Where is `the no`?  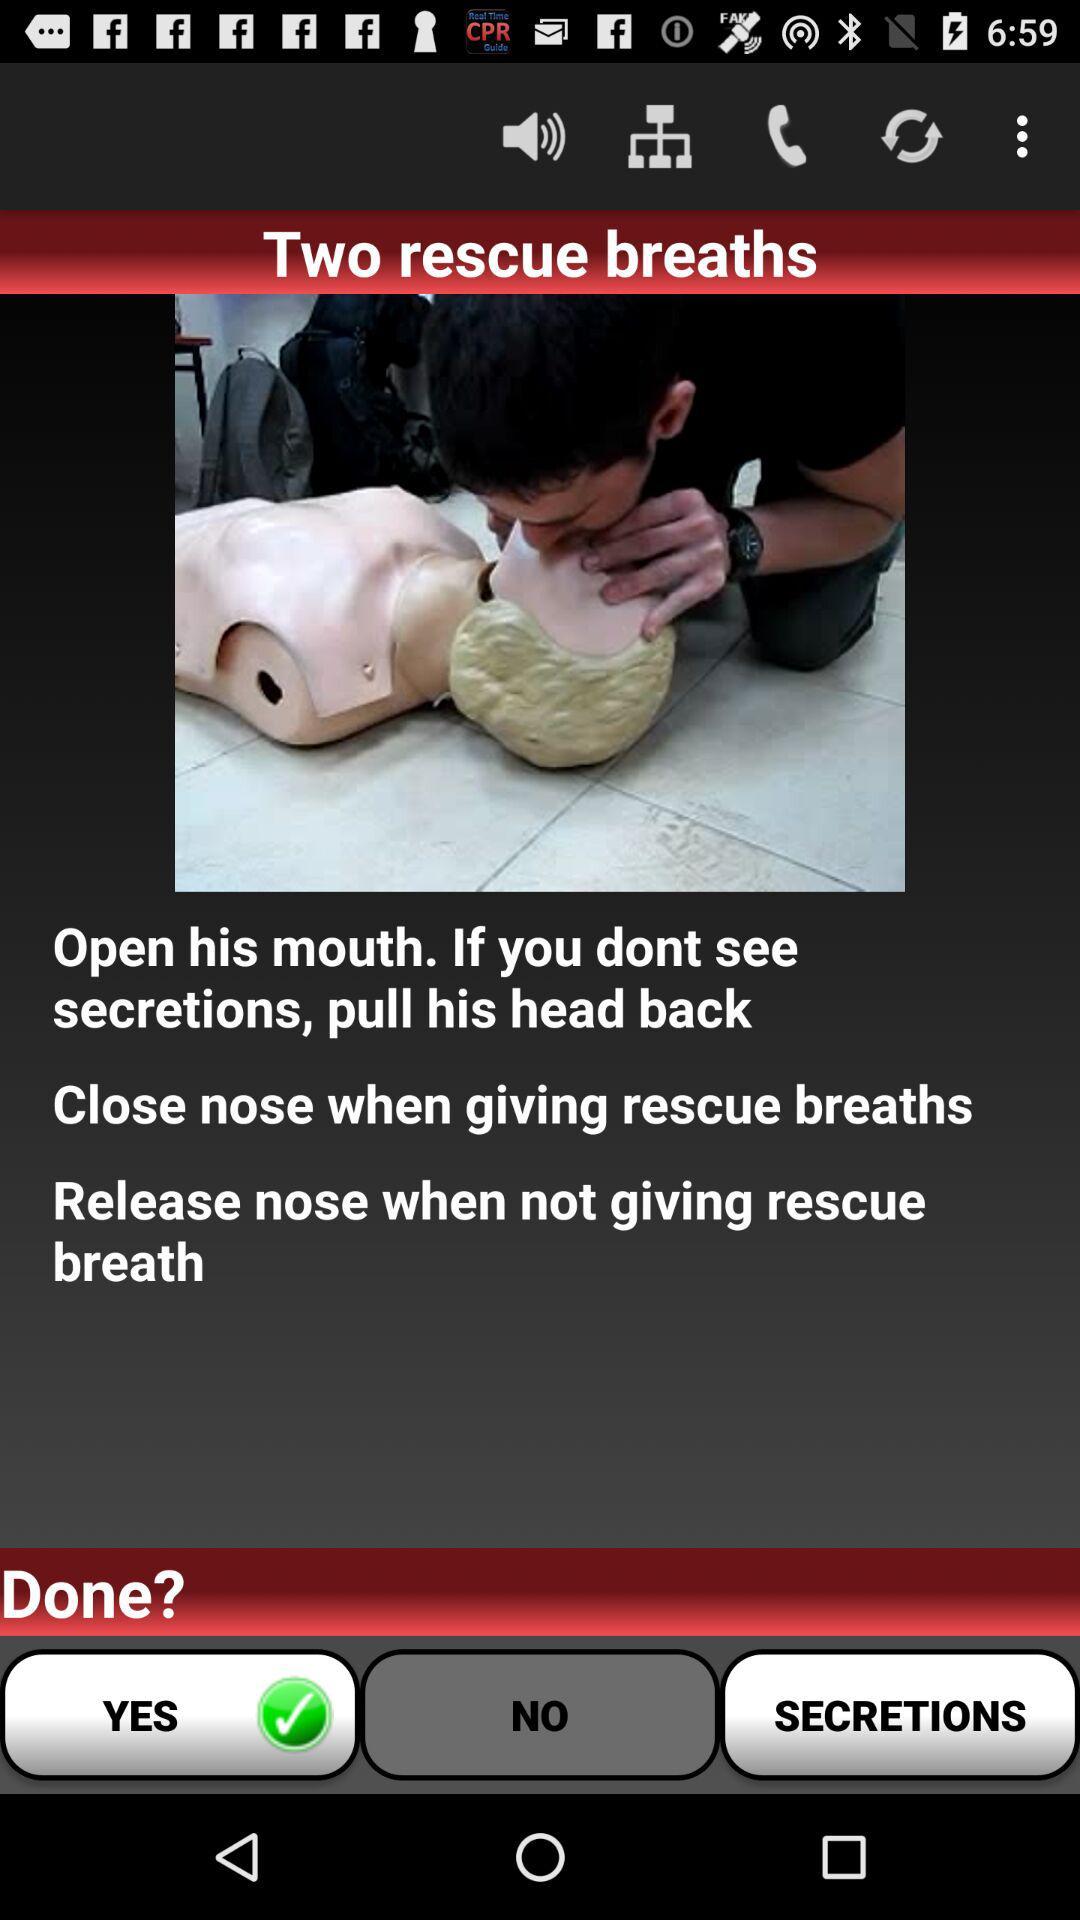
the no is located at coordinates (540, 1713).